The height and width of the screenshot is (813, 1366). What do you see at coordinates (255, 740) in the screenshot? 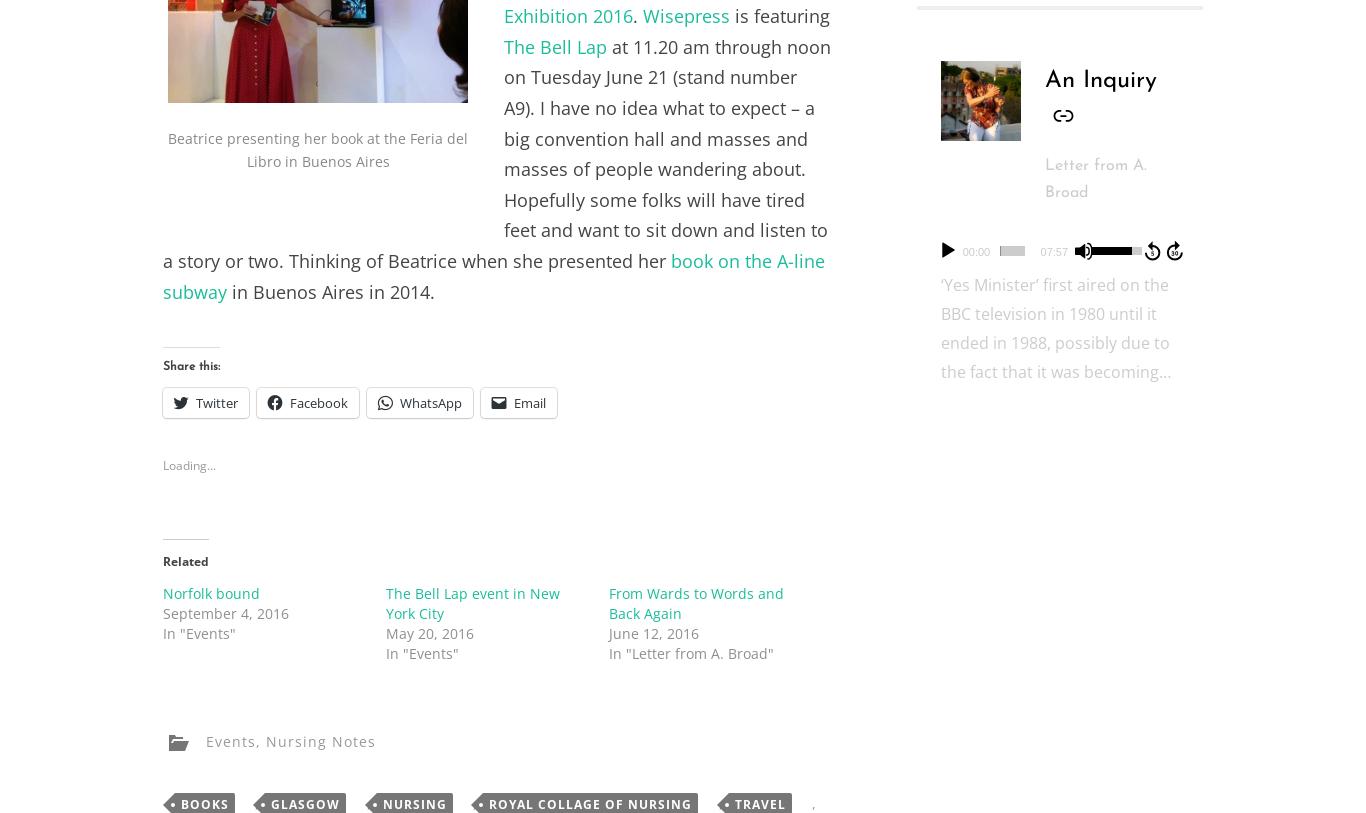
I see `','` at bounding box center [255, 740].